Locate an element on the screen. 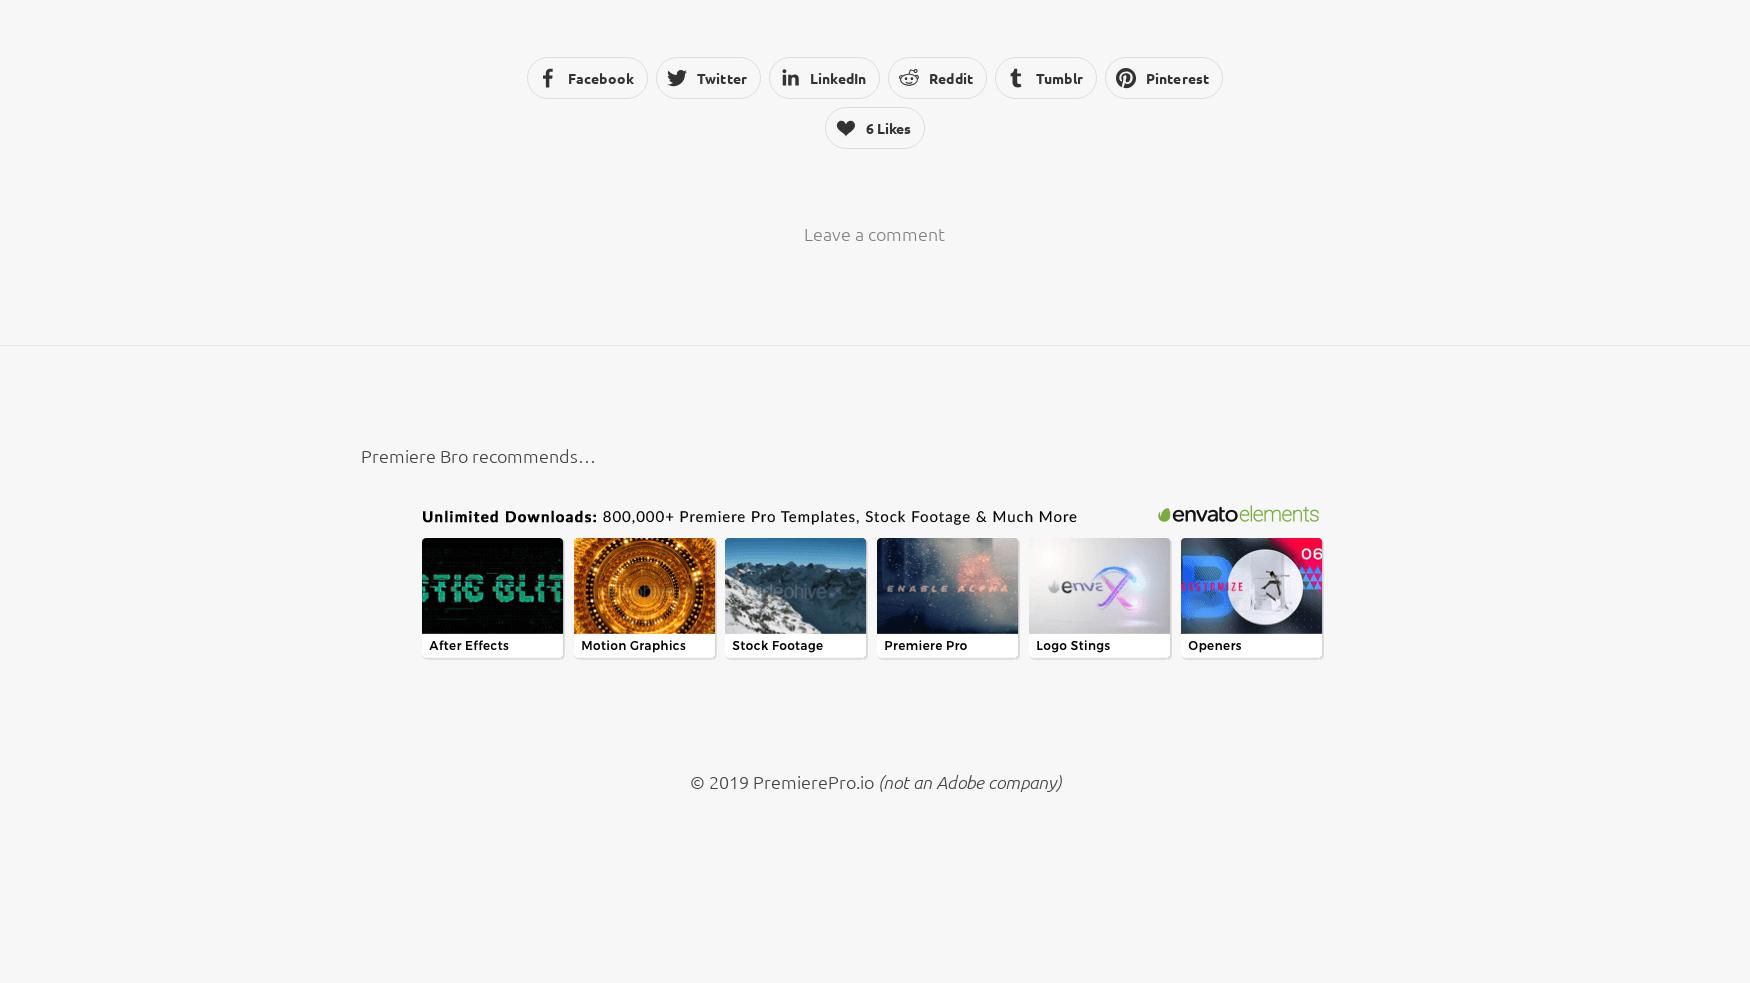  'LinkedIn' is located at coordinates (838, 76).